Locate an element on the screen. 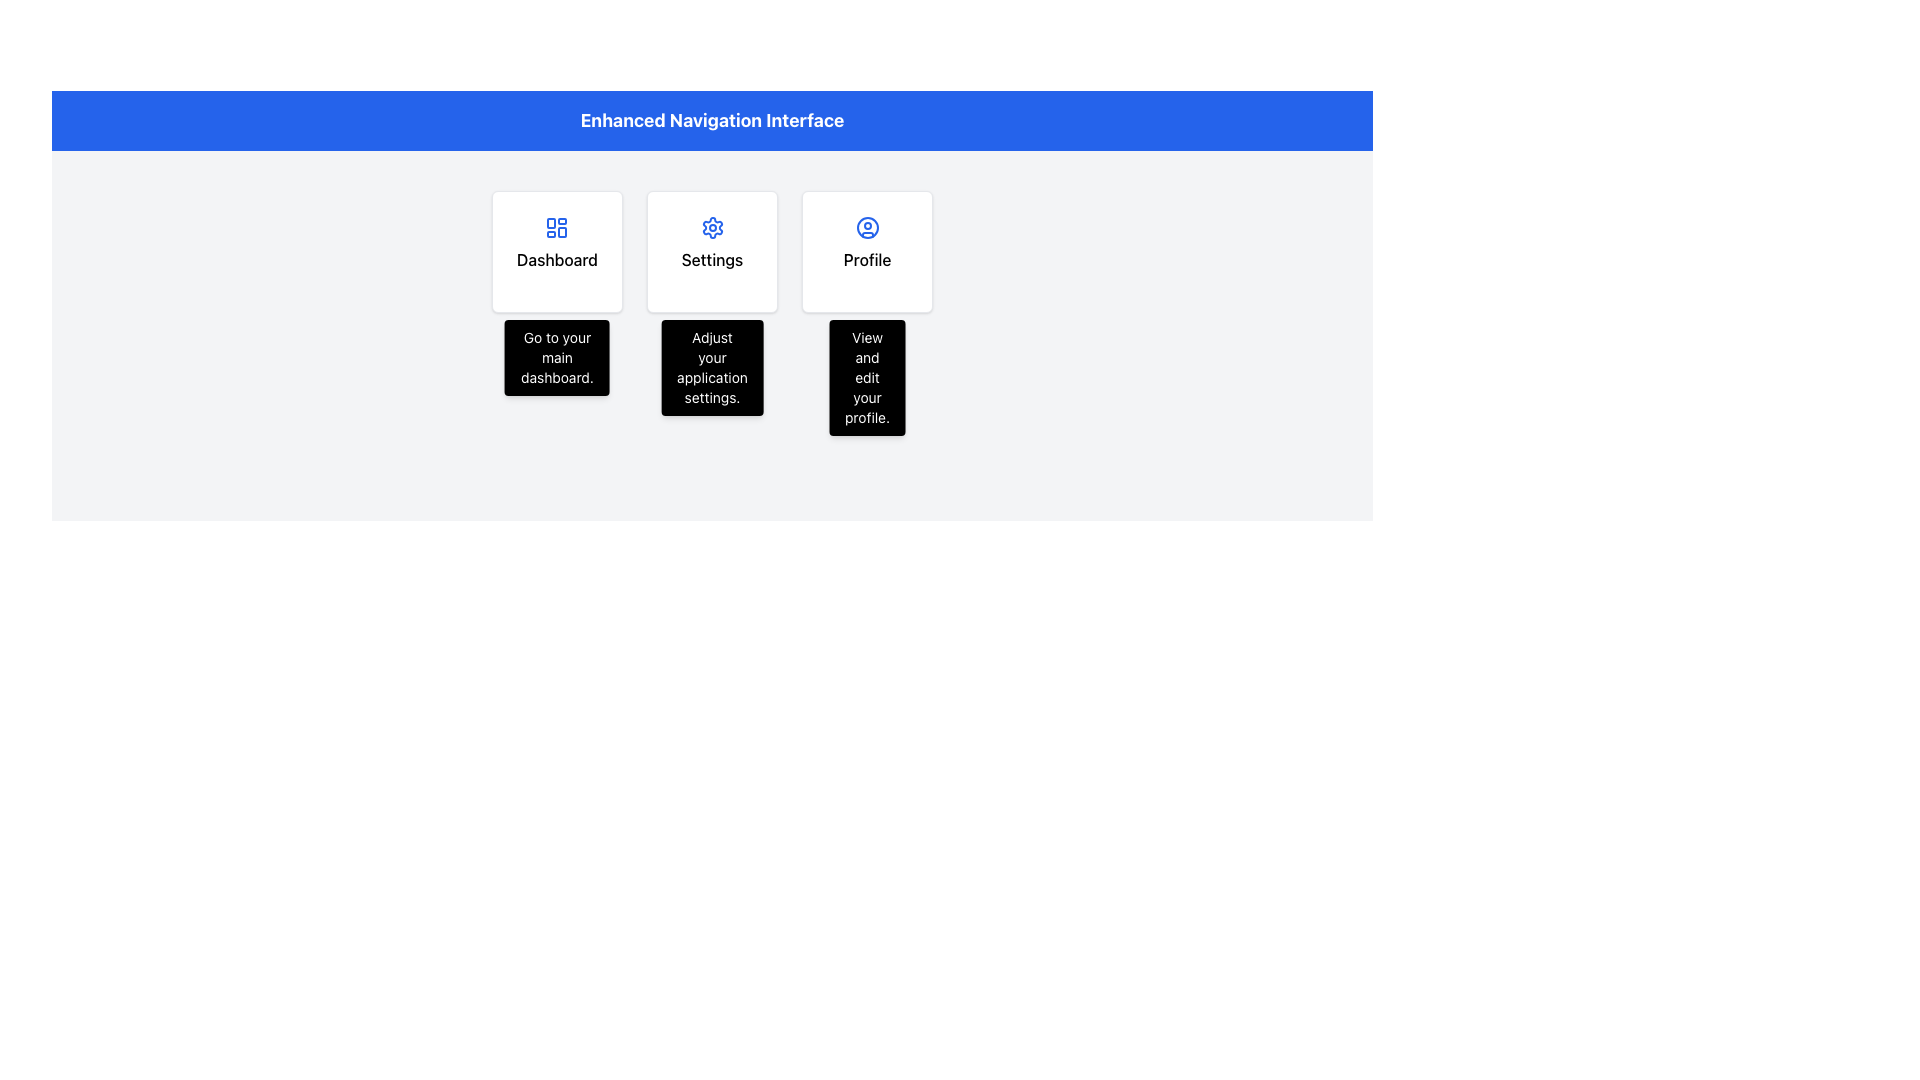  the blue gear-shaped icon in the center of the settings card is located at coordinates (712, 226).